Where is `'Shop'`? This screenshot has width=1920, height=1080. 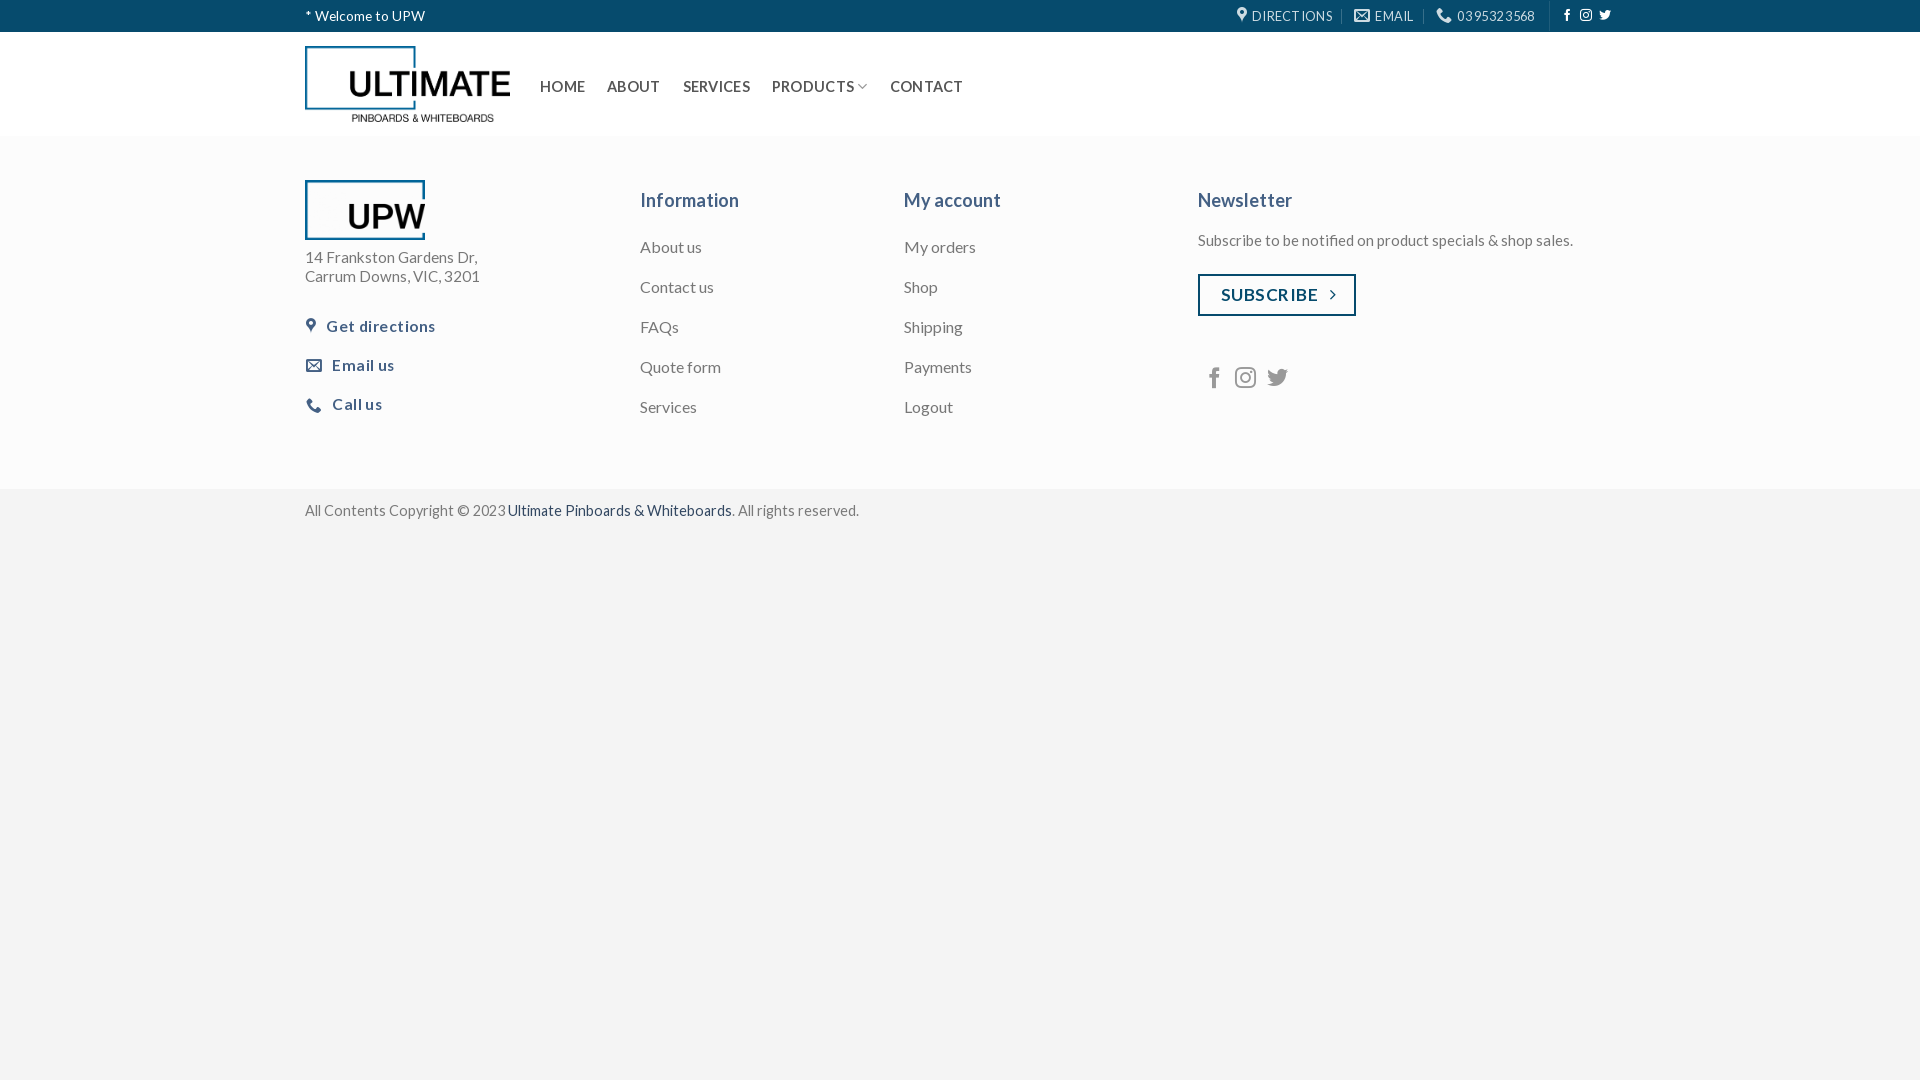 'Shop' is located at coordinates (902, 289).